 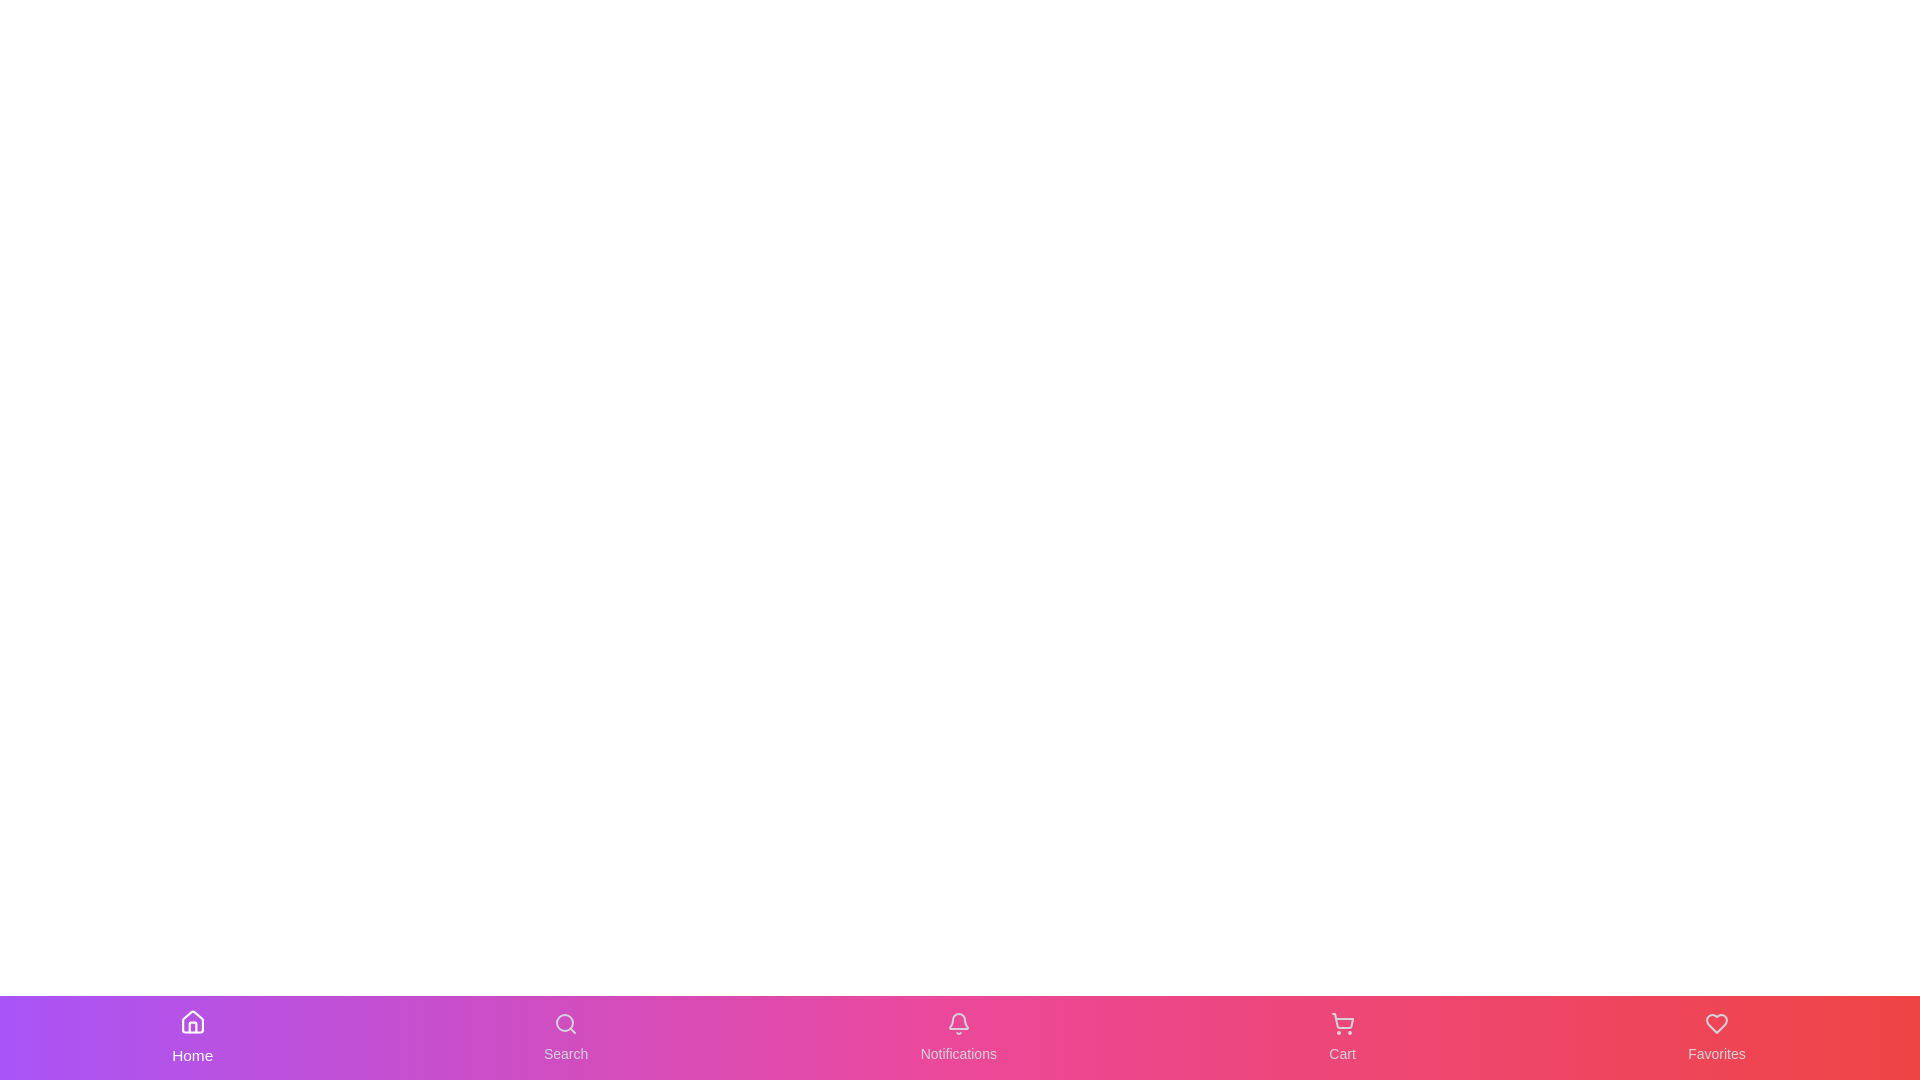 I want to click on the Home button in the navigation bar, so click(x=192, y=1036).